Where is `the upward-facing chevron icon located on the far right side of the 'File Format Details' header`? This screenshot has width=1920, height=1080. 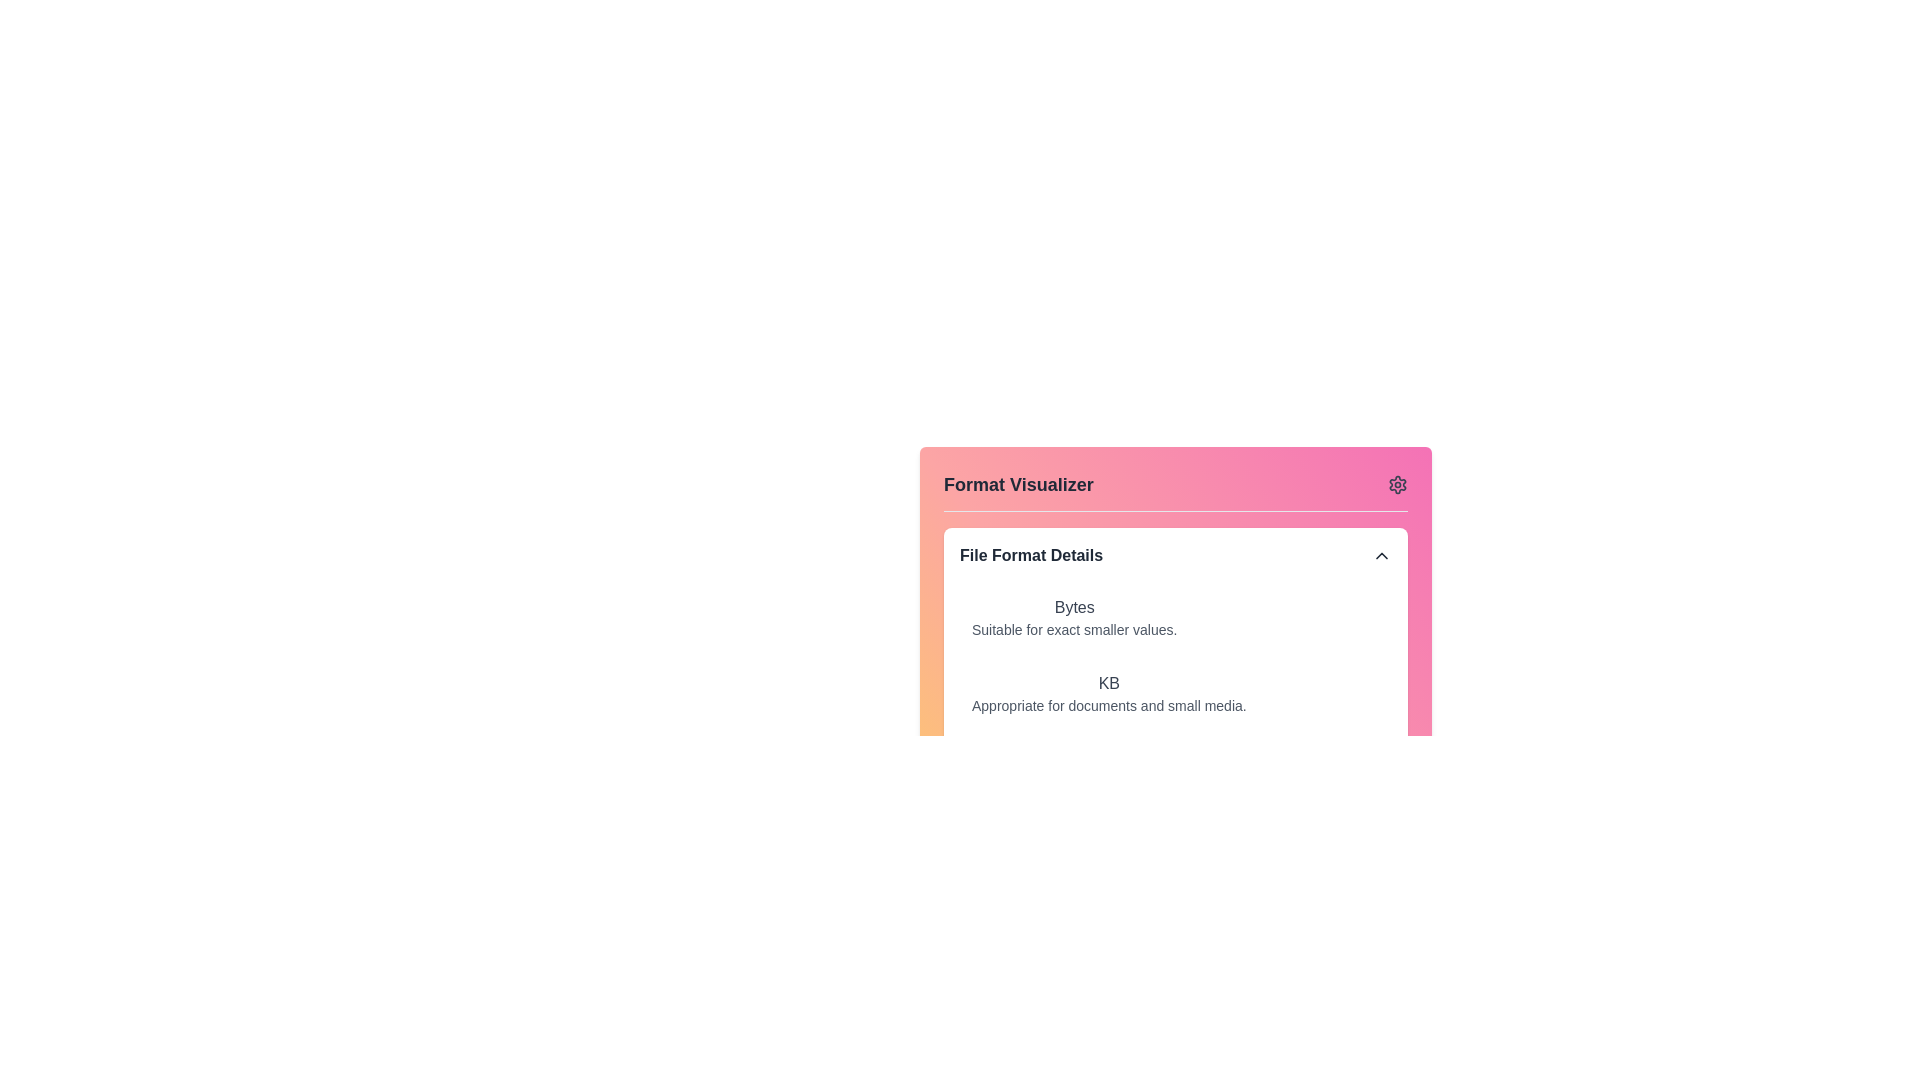 the upward-facing chevron icon located on the far right side of the 'File Format Details' header is located at coordinates (1381, 555).